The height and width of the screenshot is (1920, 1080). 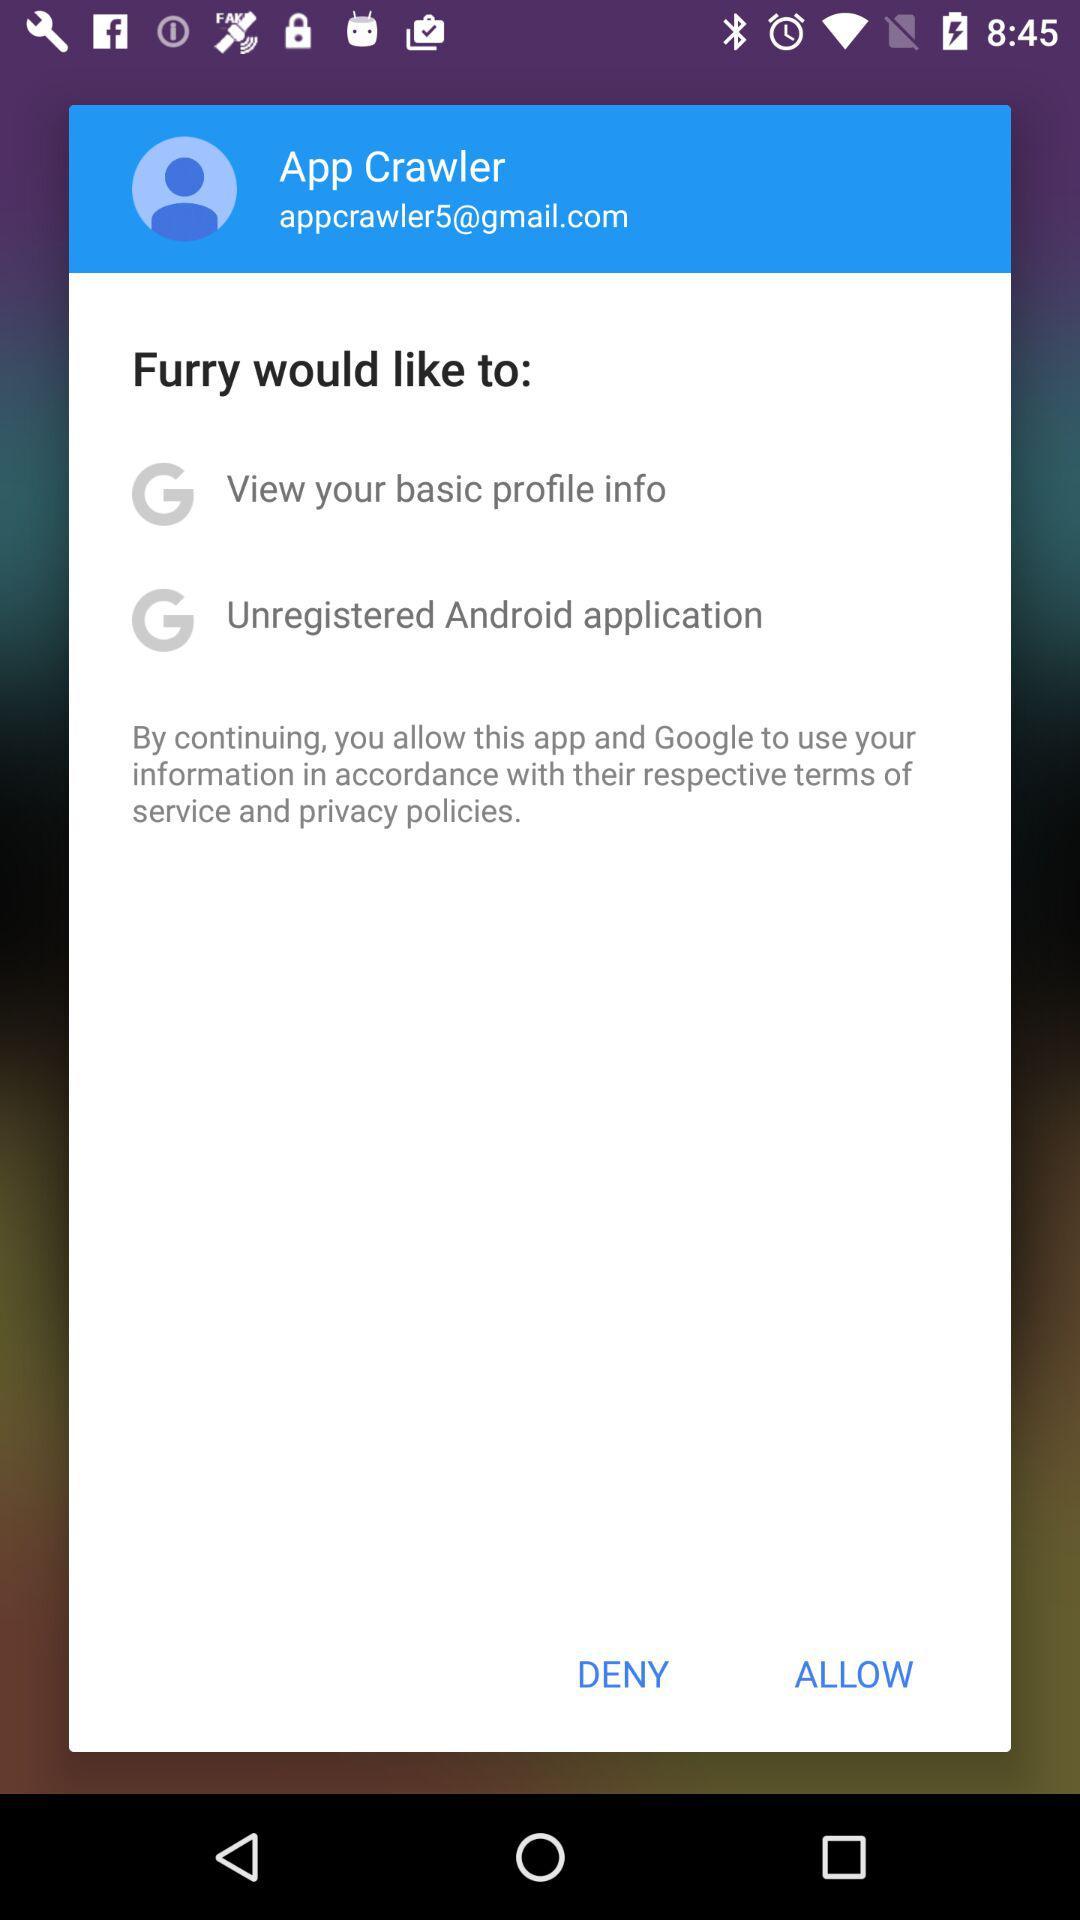 I want to click on item above the furry would like app, so click(x=184, y=188).